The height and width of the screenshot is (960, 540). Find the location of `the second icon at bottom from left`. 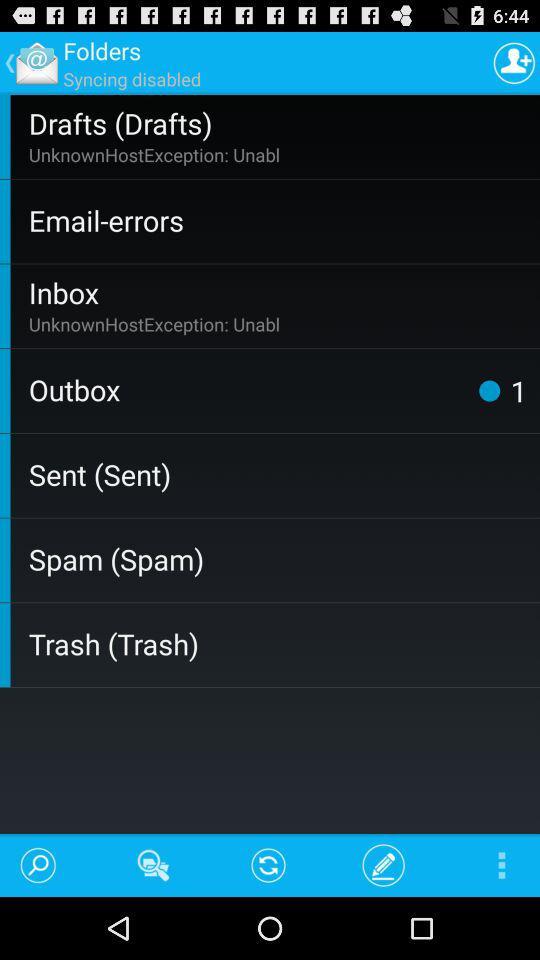

the second icon at bottom from left is located at coordinates (152, 864).